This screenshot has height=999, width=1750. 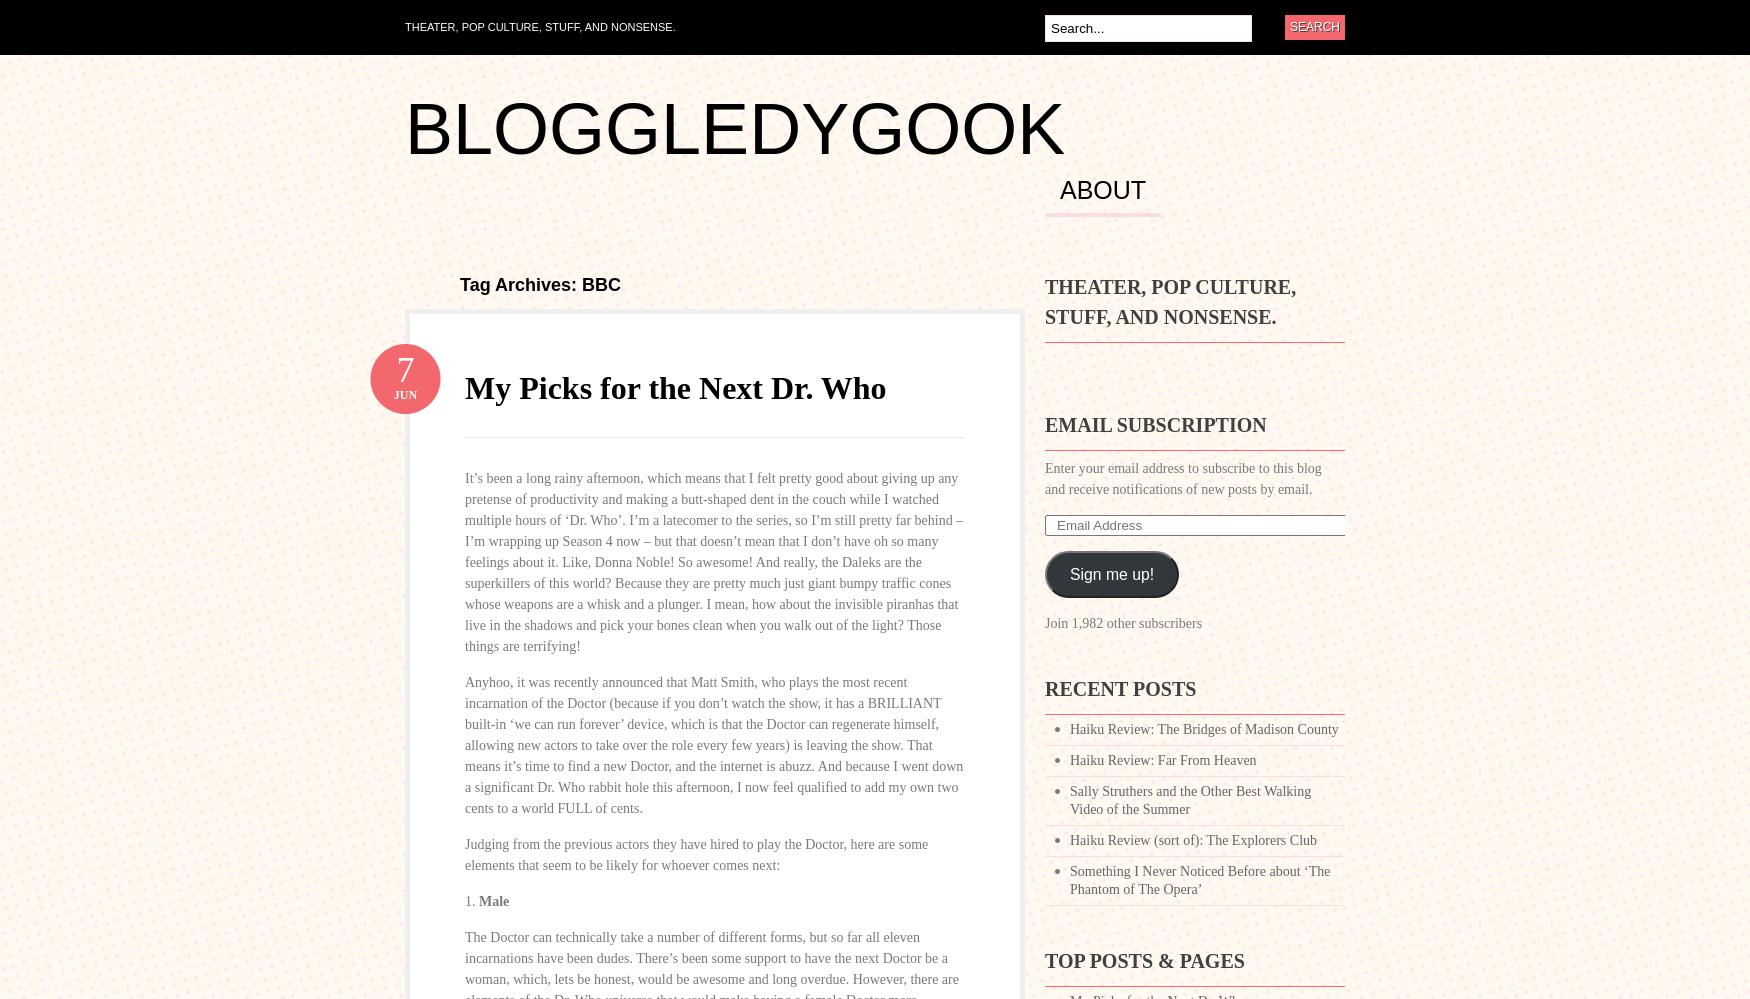 What do you see at coordinates (1143, 960) in the screenshot?
I see `'Top Posts & Pages'` at bounding box center [1143, 960].